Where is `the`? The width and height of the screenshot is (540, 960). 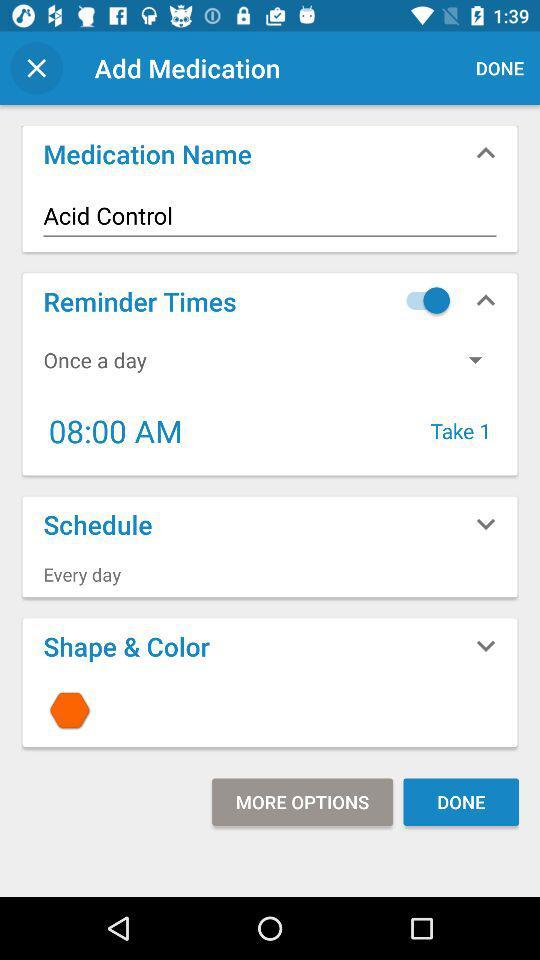 the is located at coordinates (270, 710).